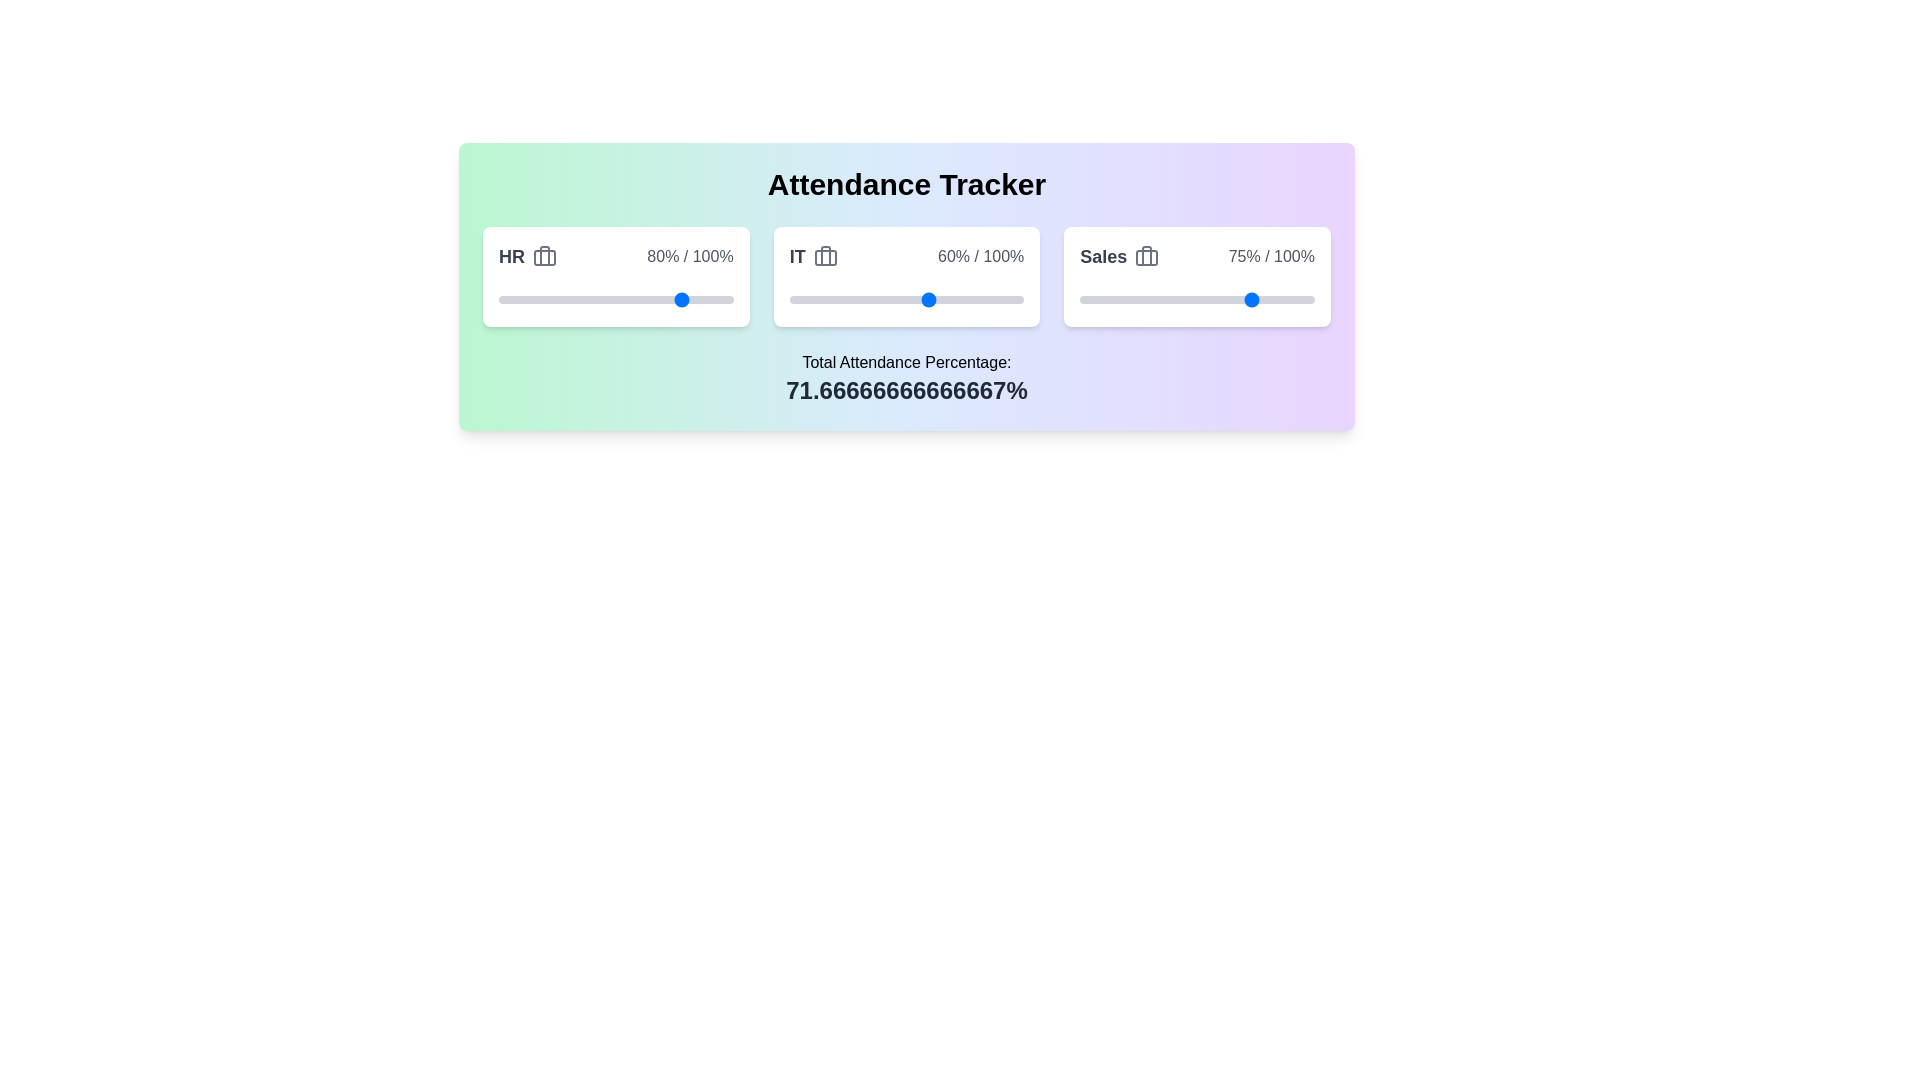 The width and height of the screenshot is (1920, 1080). Describe the element at coordinates (906, 286) in the screenshot. I see `the statistics display panel titled 'Attendance Tracker', which includes team attendance sections and total attendance percentage` at that location.